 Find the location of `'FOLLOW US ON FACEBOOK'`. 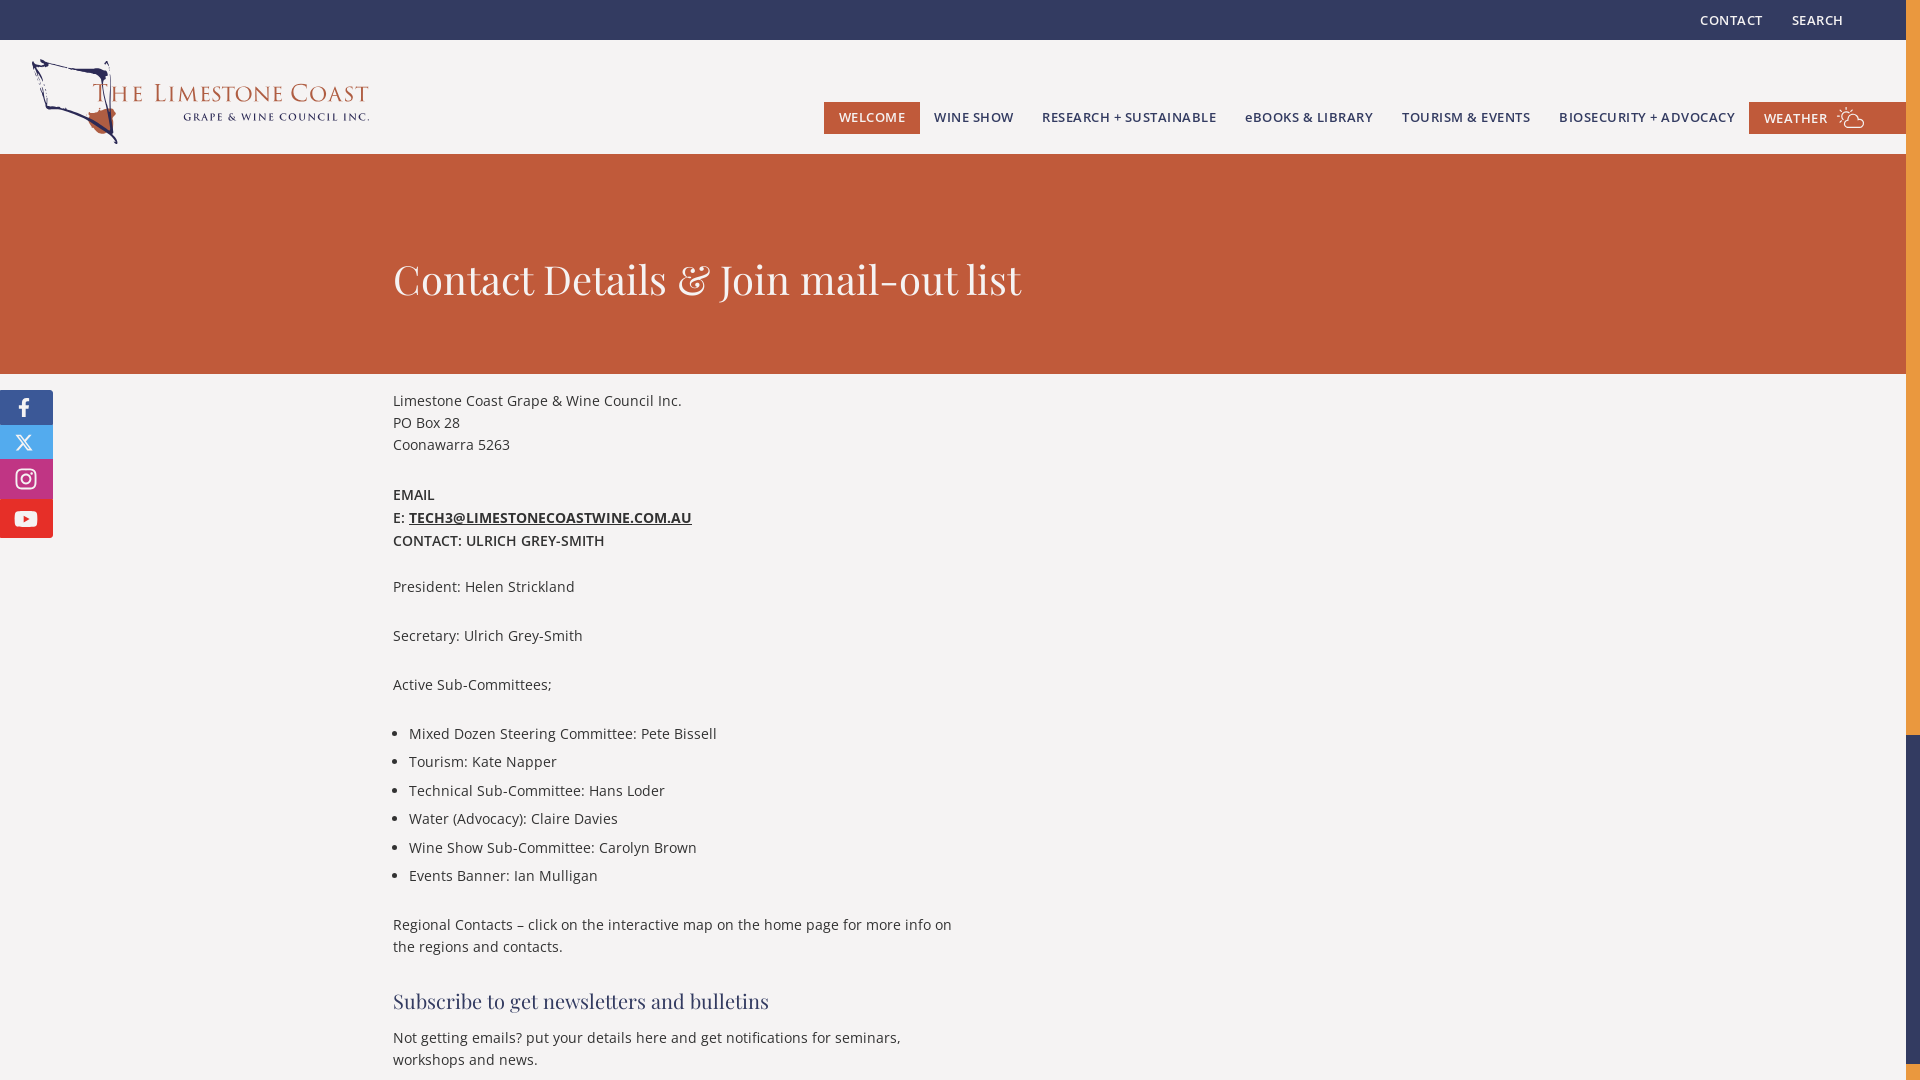

'FOLLOW US ON FACEBOOK' is located at coordinates (0, 406).